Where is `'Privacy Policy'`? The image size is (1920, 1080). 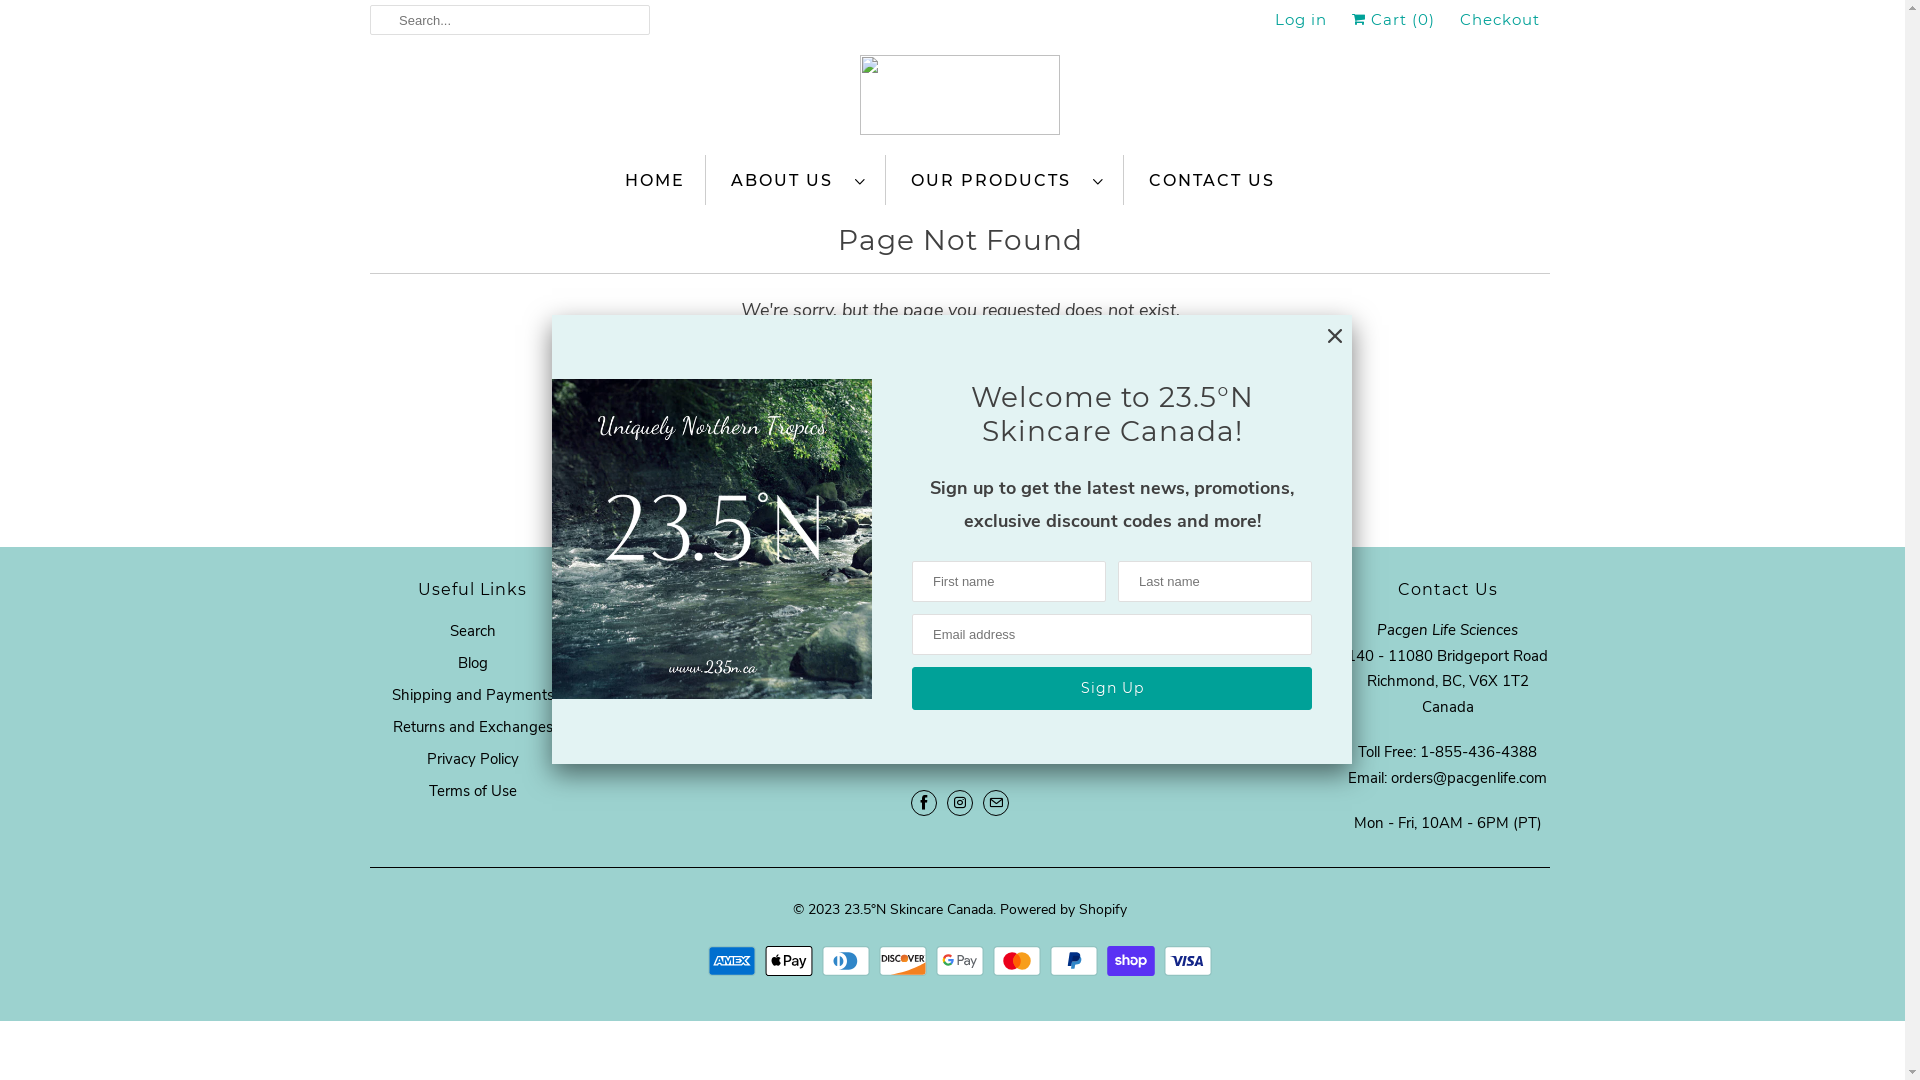 'Privacy Policy' is located at coordinates (470, 759).